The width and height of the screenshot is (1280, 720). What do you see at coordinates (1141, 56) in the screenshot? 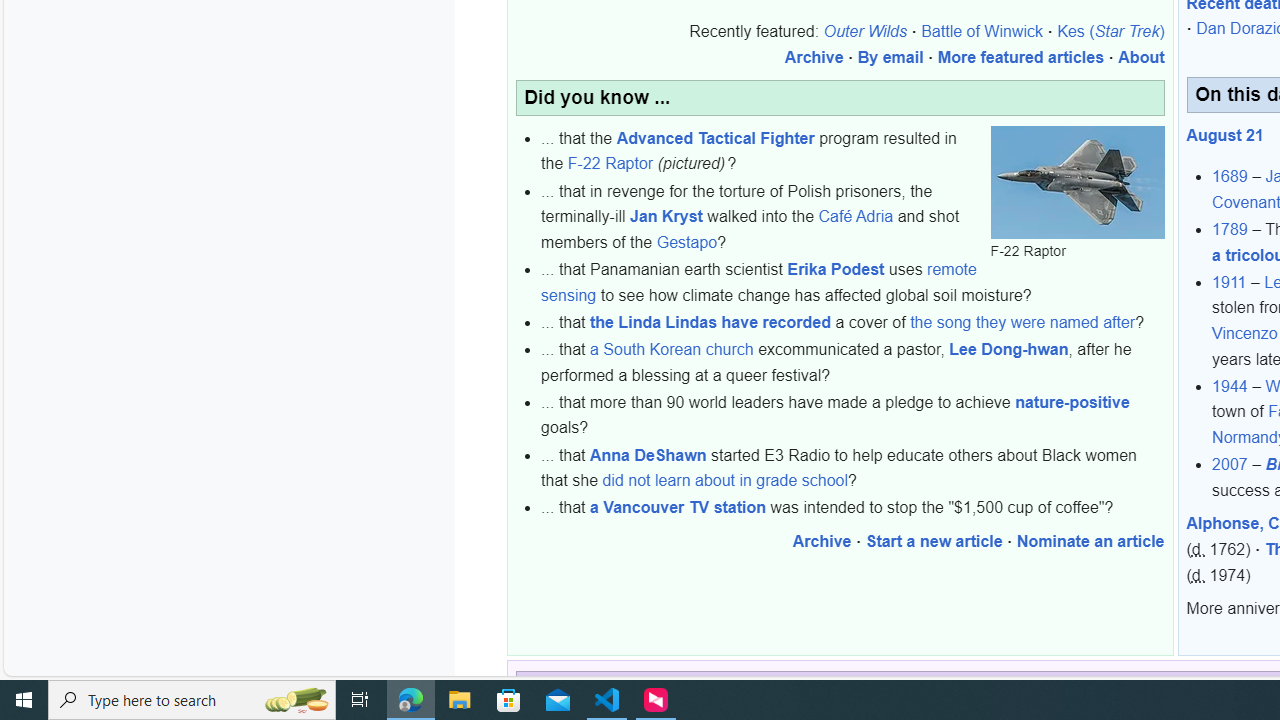
I see `'About'` at bounding box center [1141, 56].